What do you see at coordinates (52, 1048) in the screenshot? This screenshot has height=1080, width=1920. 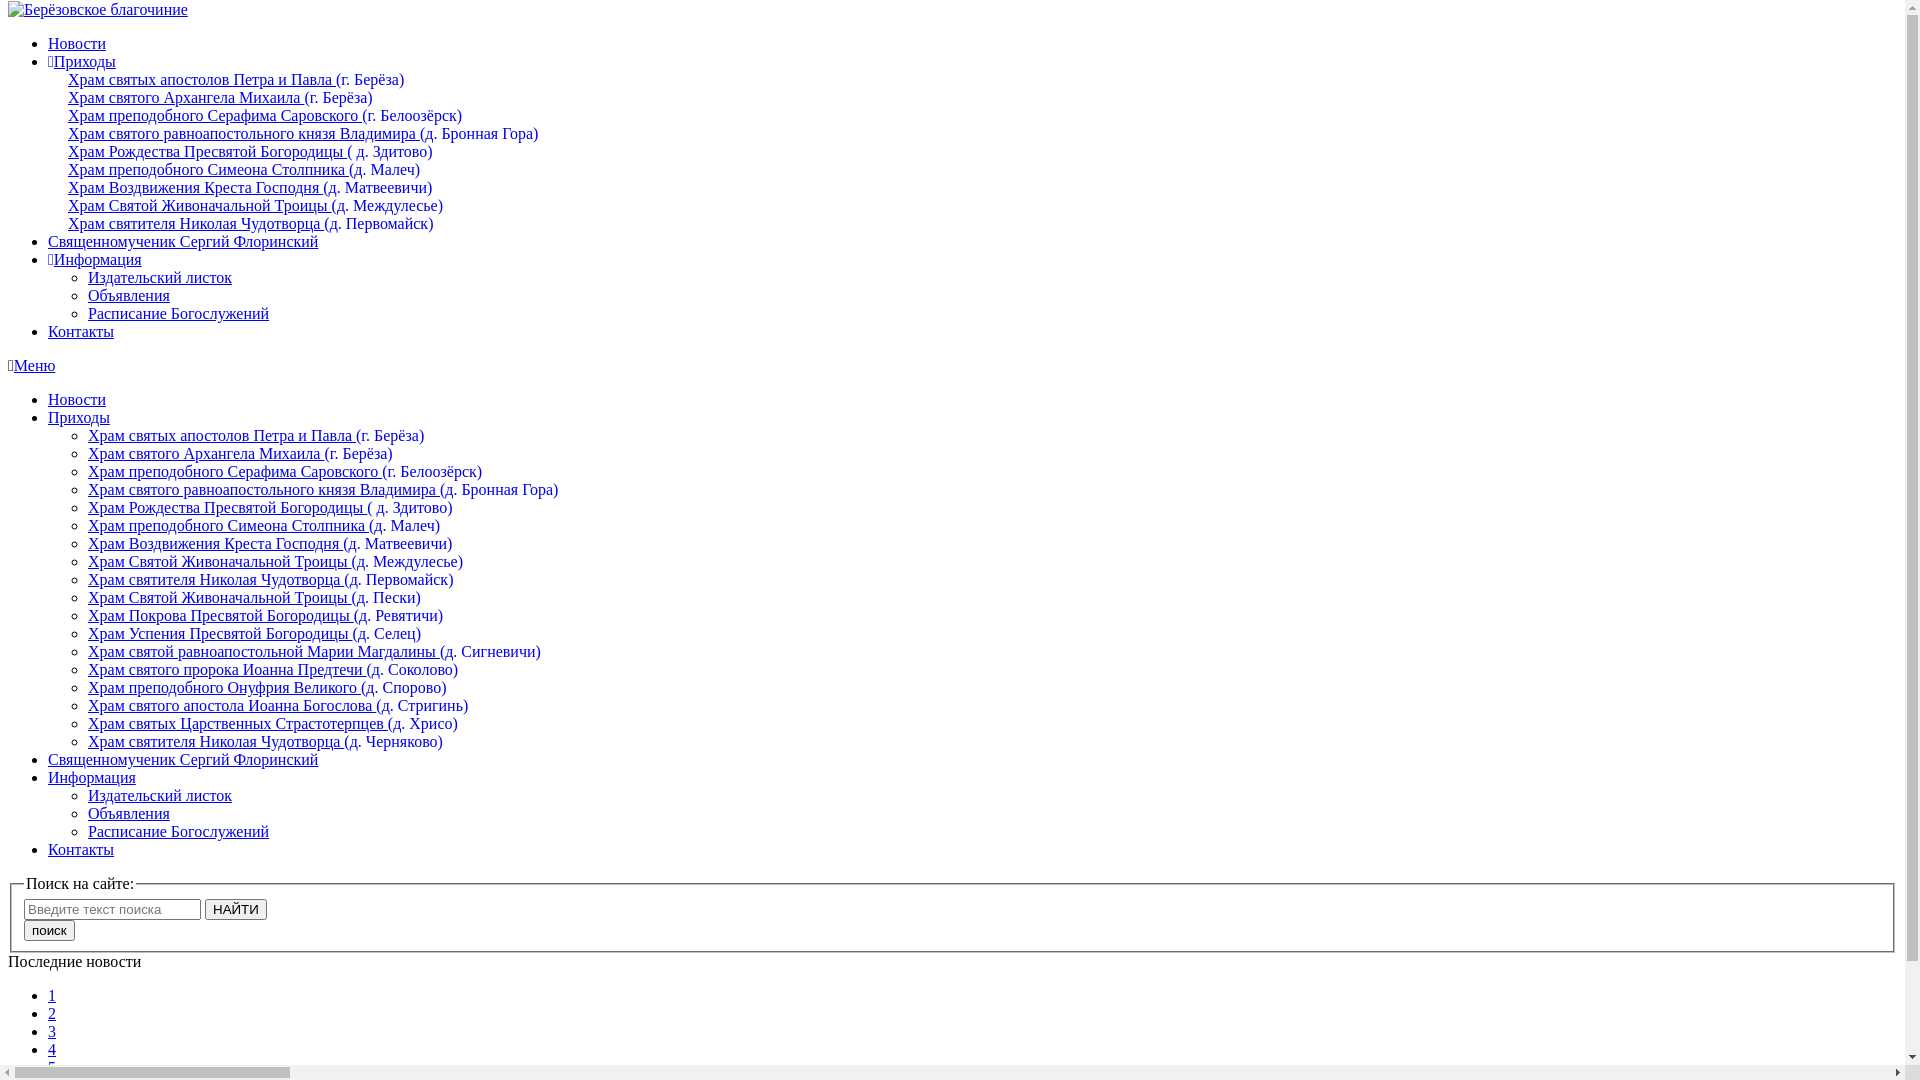 I see `'4'` at bounding box center [52, 1048].